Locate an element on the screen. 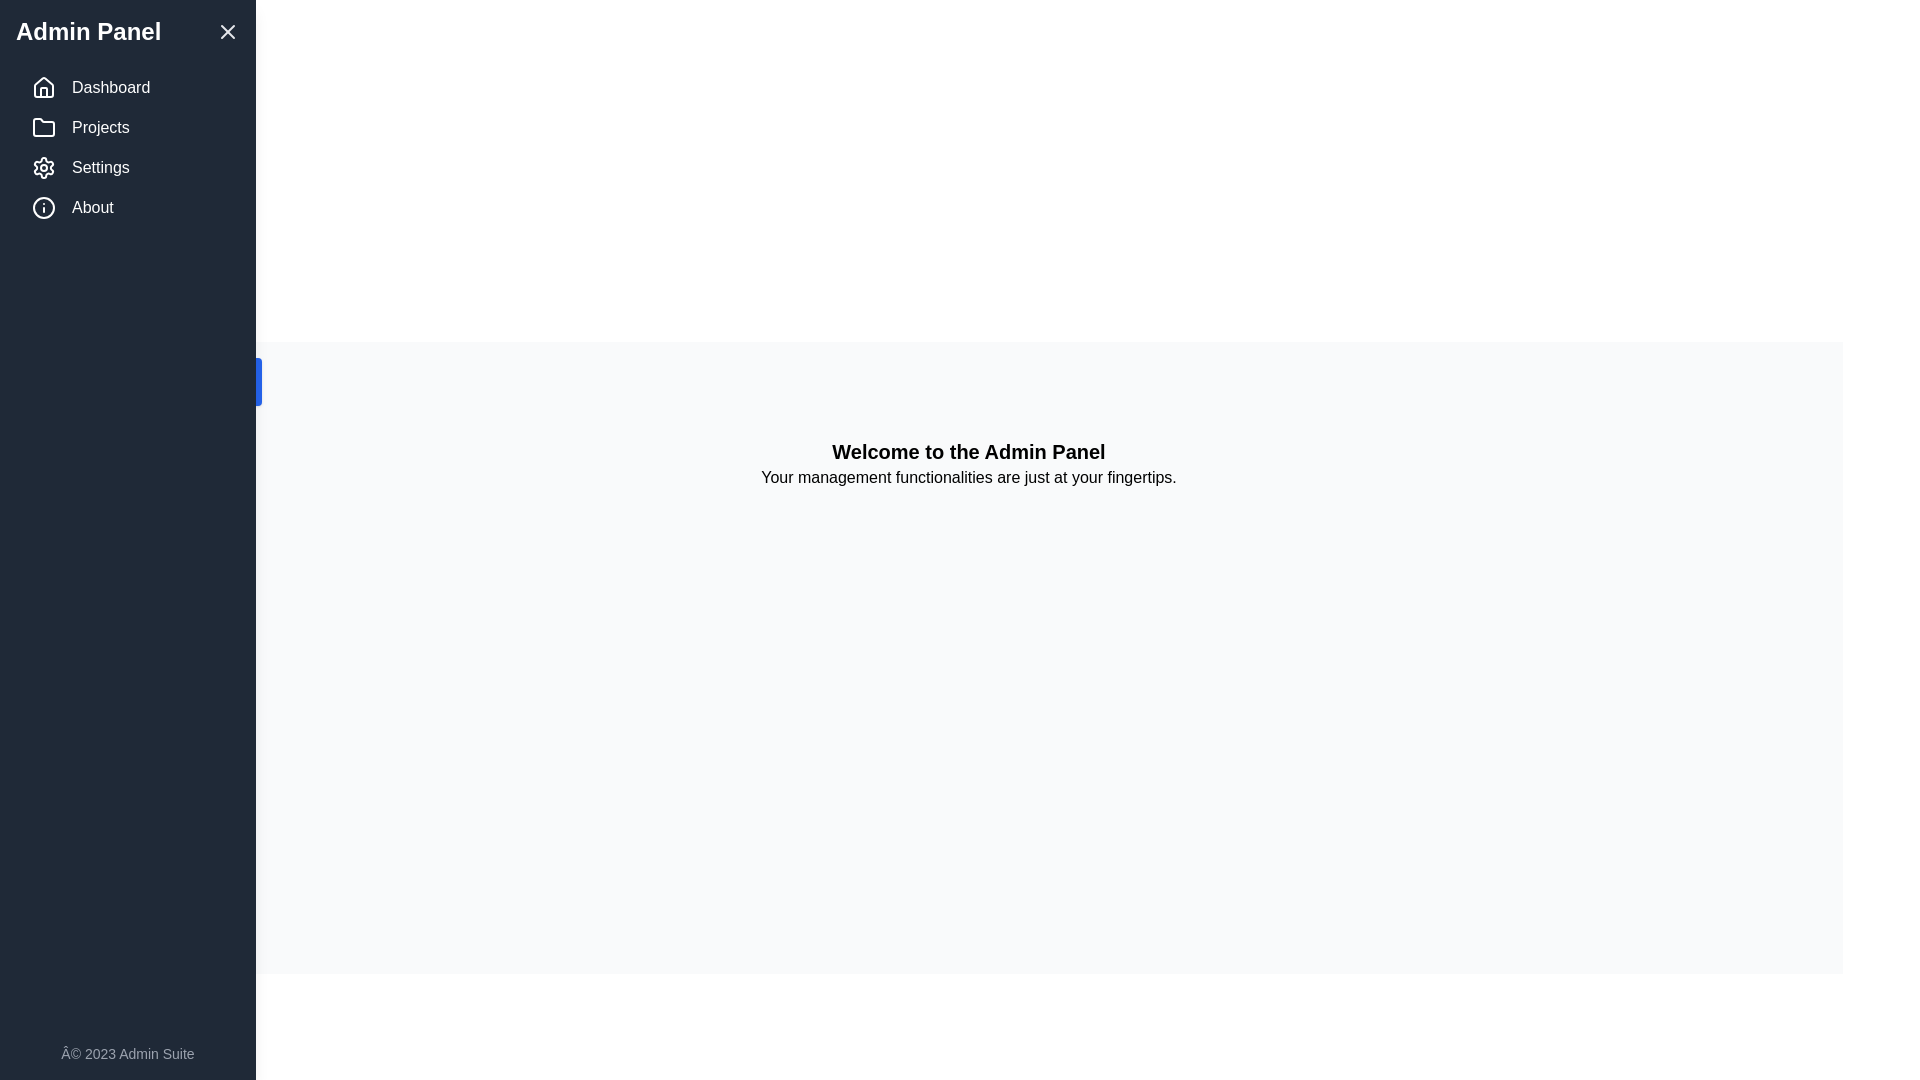  the 'About' text label in the sidebar menu is located at coordinates (91, 208).